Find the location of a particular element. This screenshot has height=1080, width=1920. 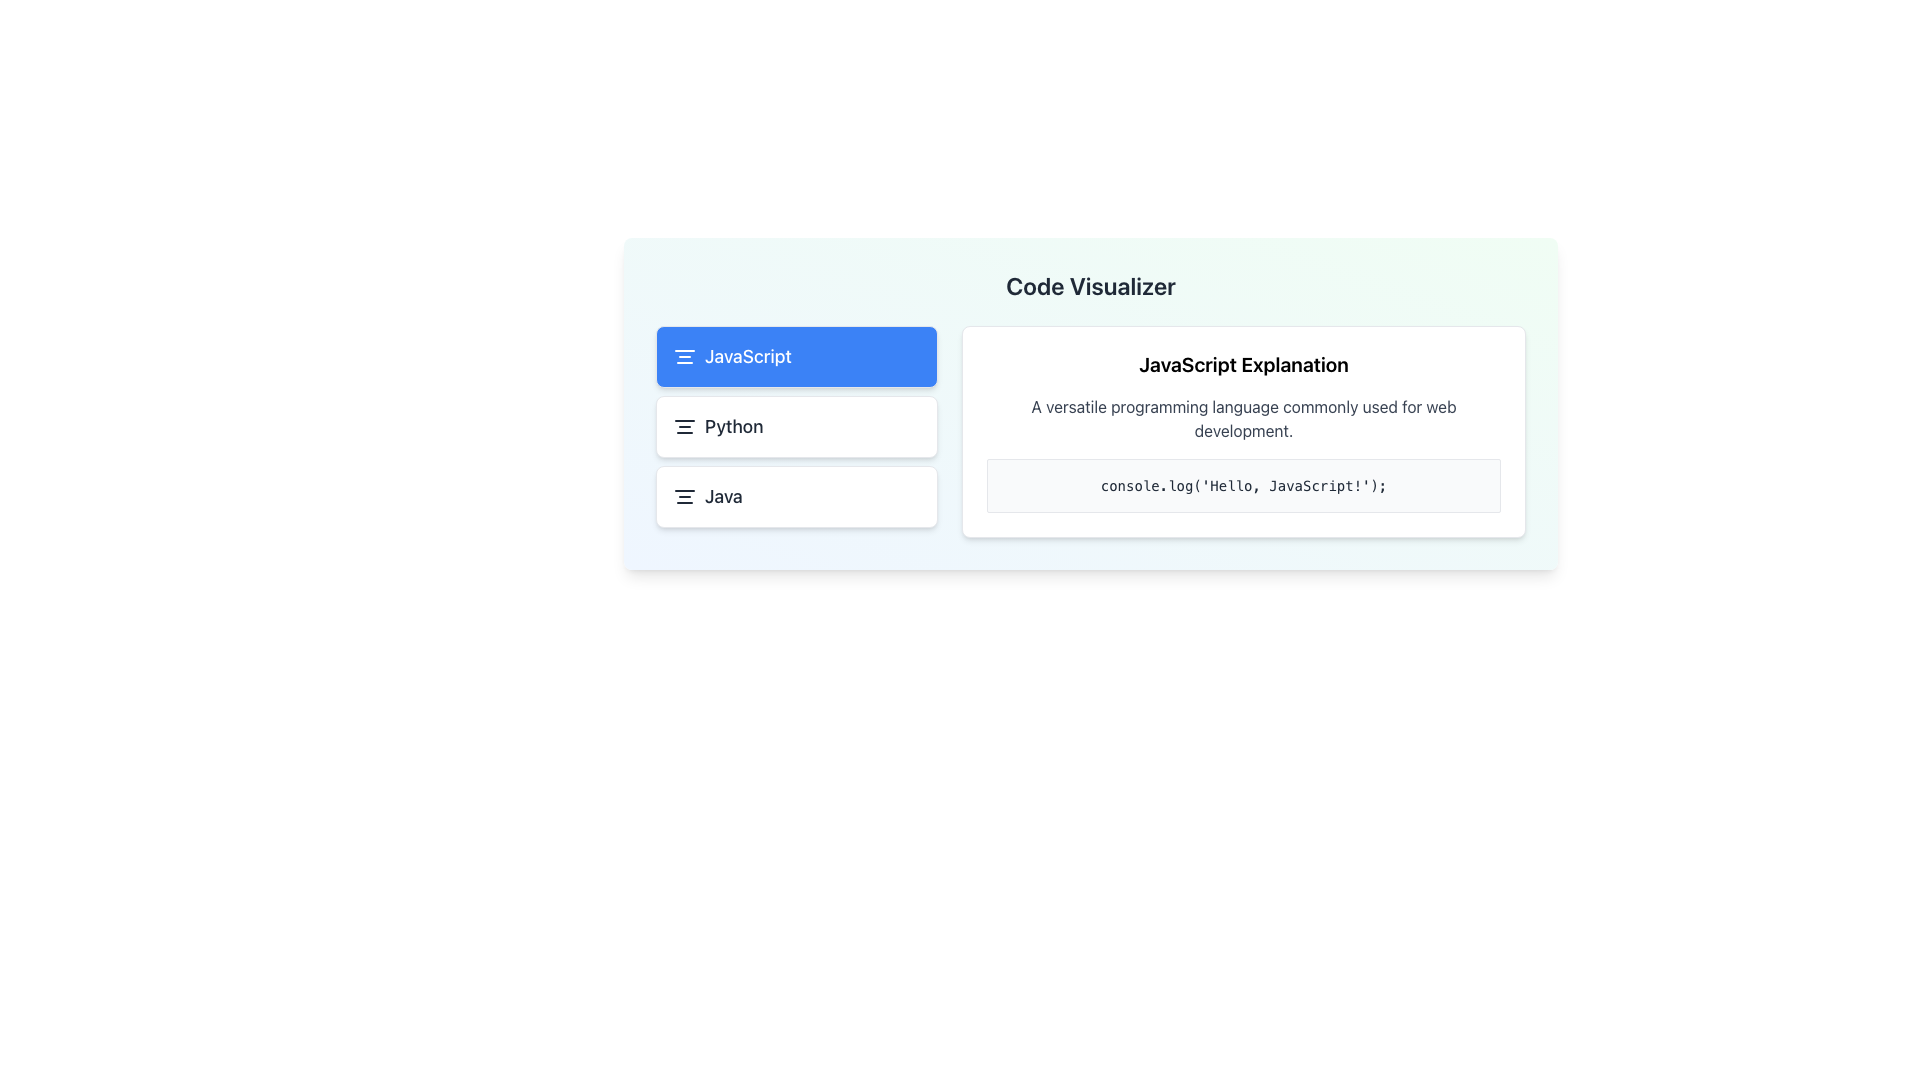

the second selectable button in the programming language selection interface is located at coordinates (795, 426).